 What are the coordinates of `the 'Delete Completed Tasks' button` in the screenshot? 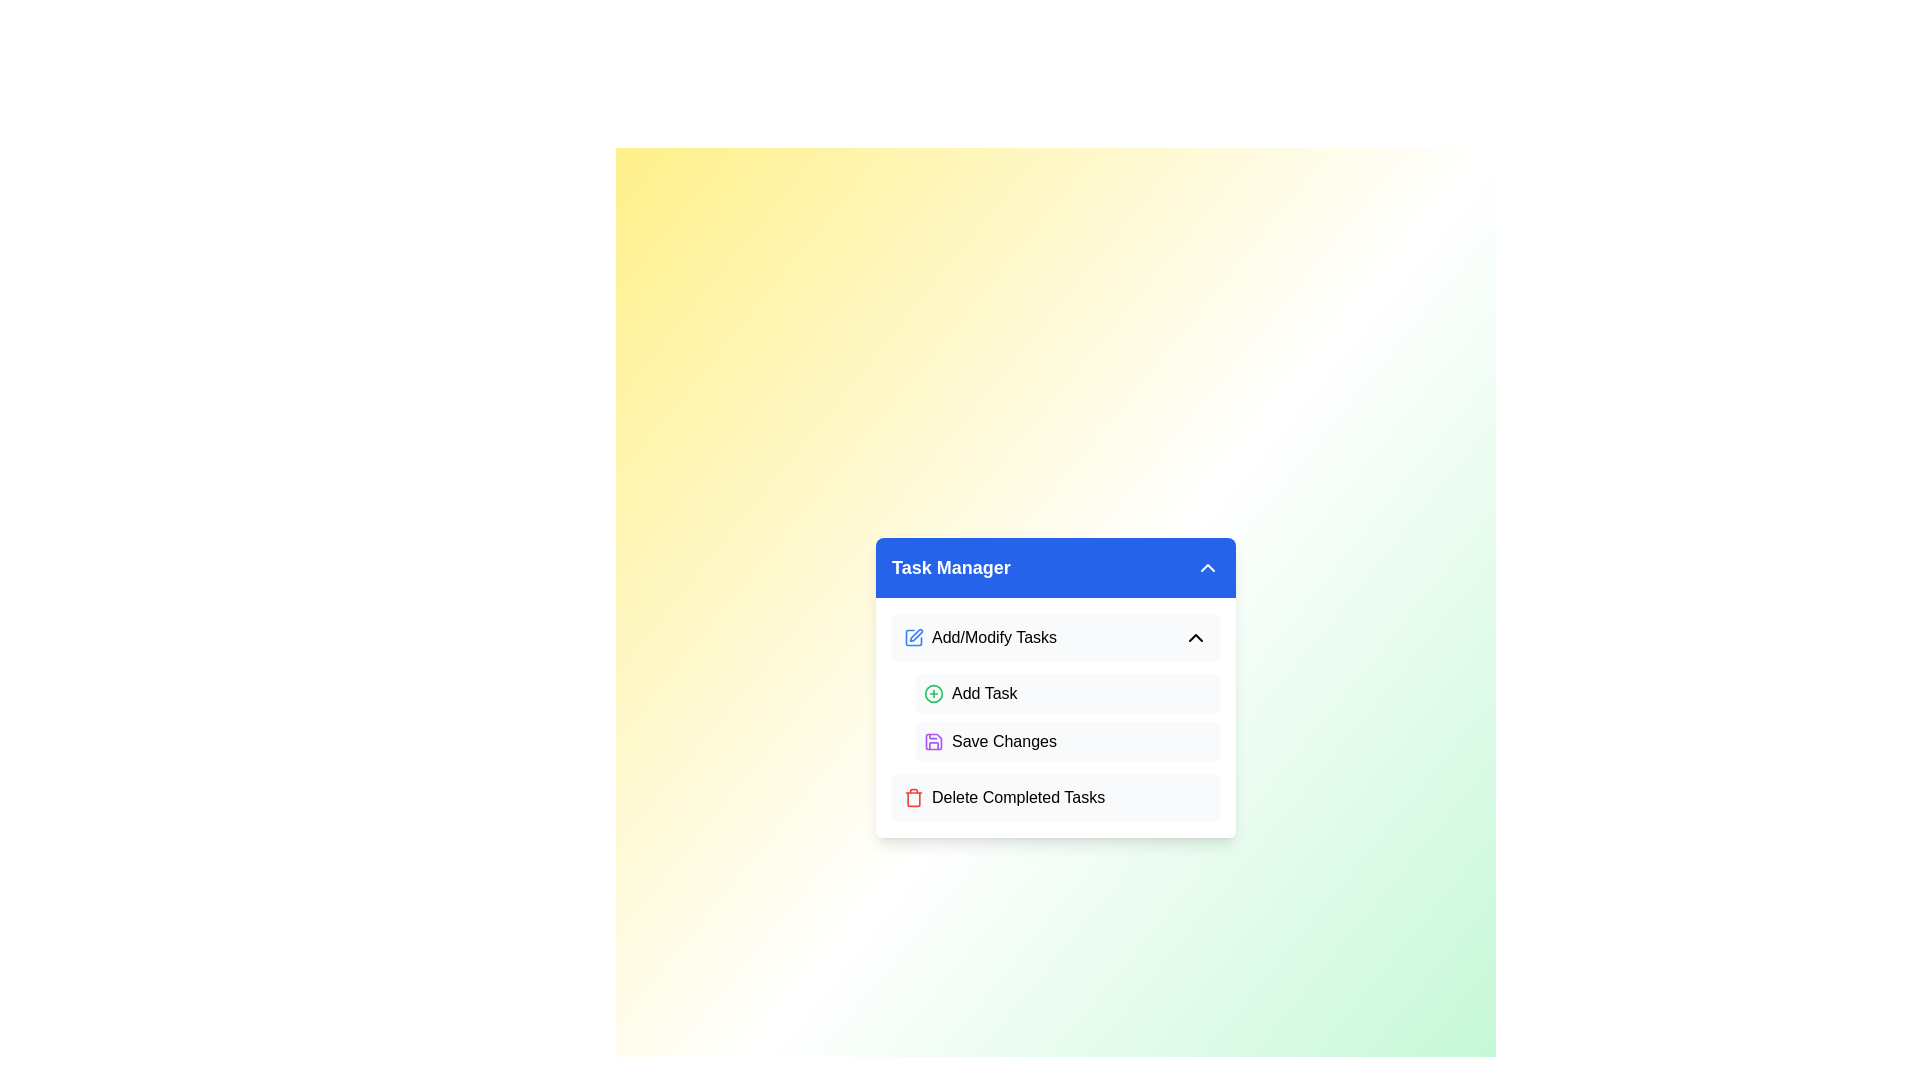 It's located at (1055, 797).